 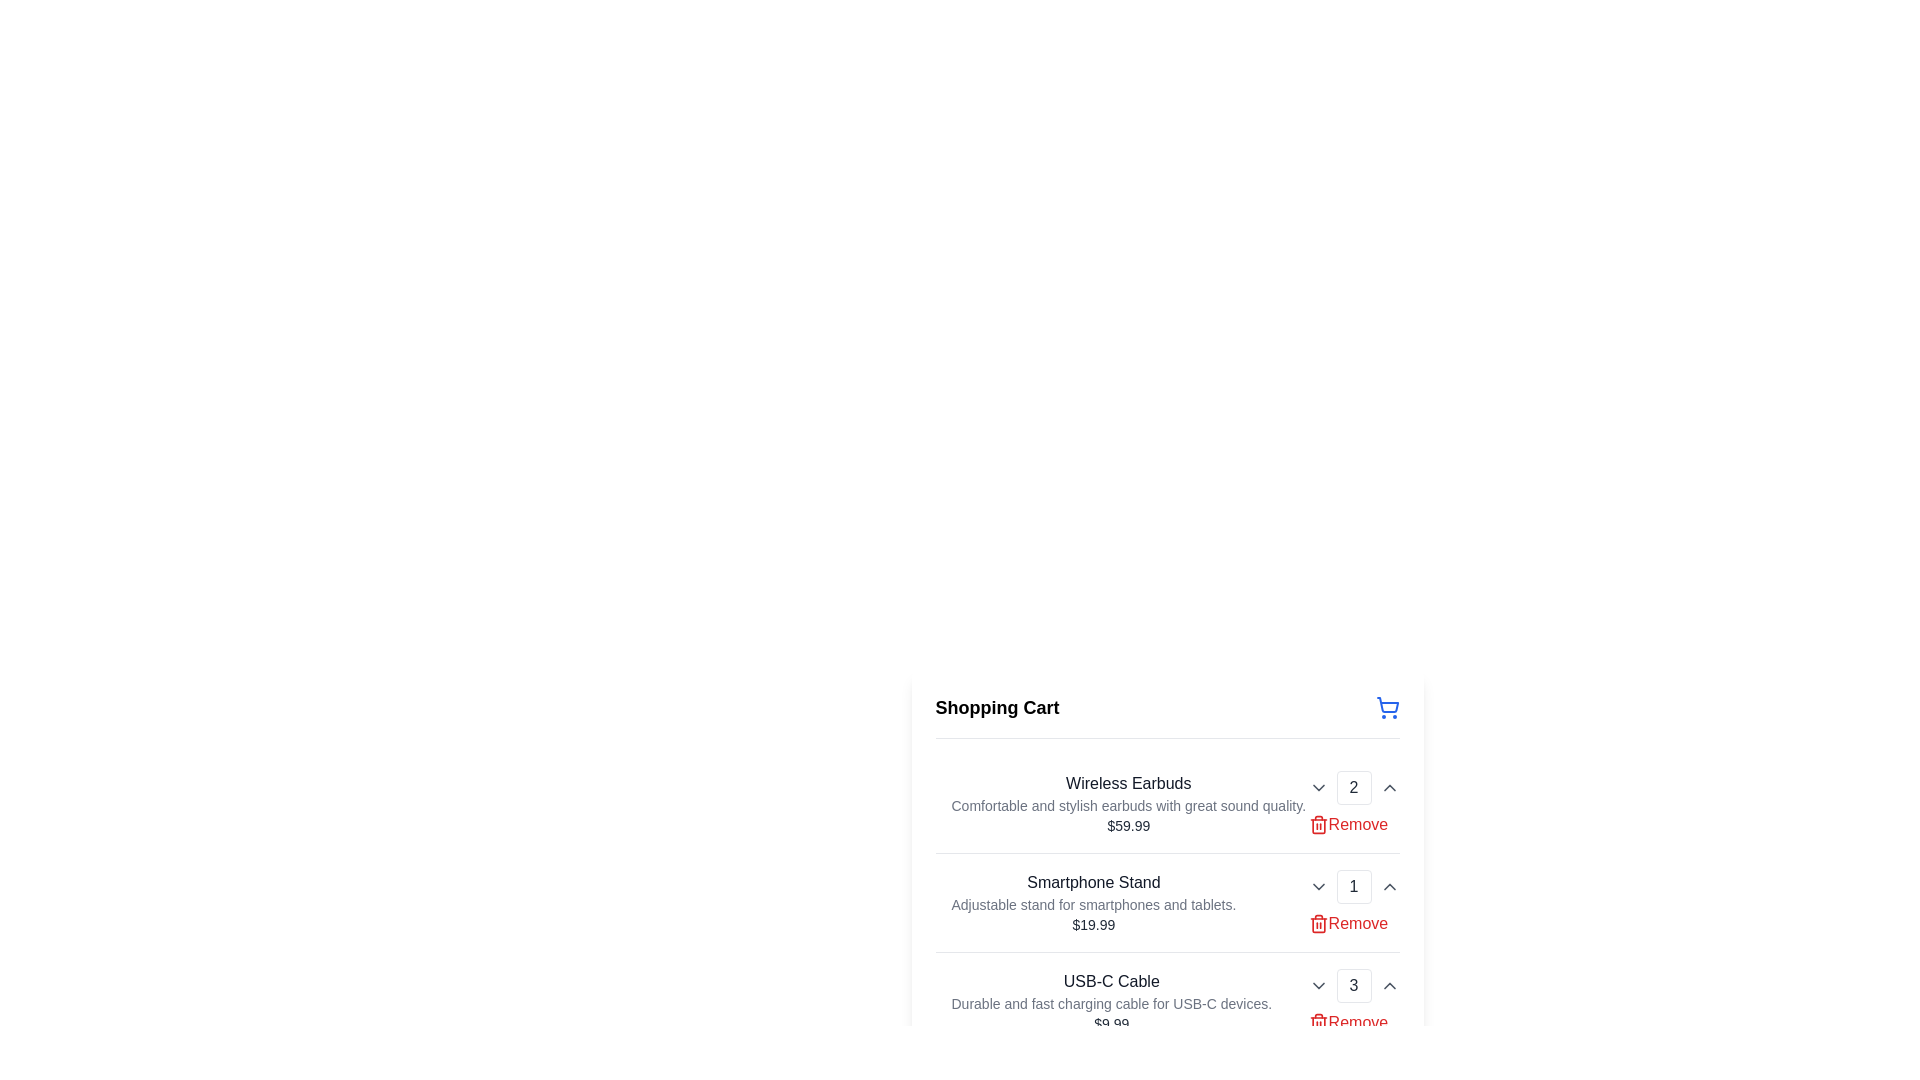 I want to click on the Text Label displaying 'Smartphone Stand' in the shopping cart, which is centrally positioned above the product description and below the header 'Shopping Cart', so click(x=1093, y=882).